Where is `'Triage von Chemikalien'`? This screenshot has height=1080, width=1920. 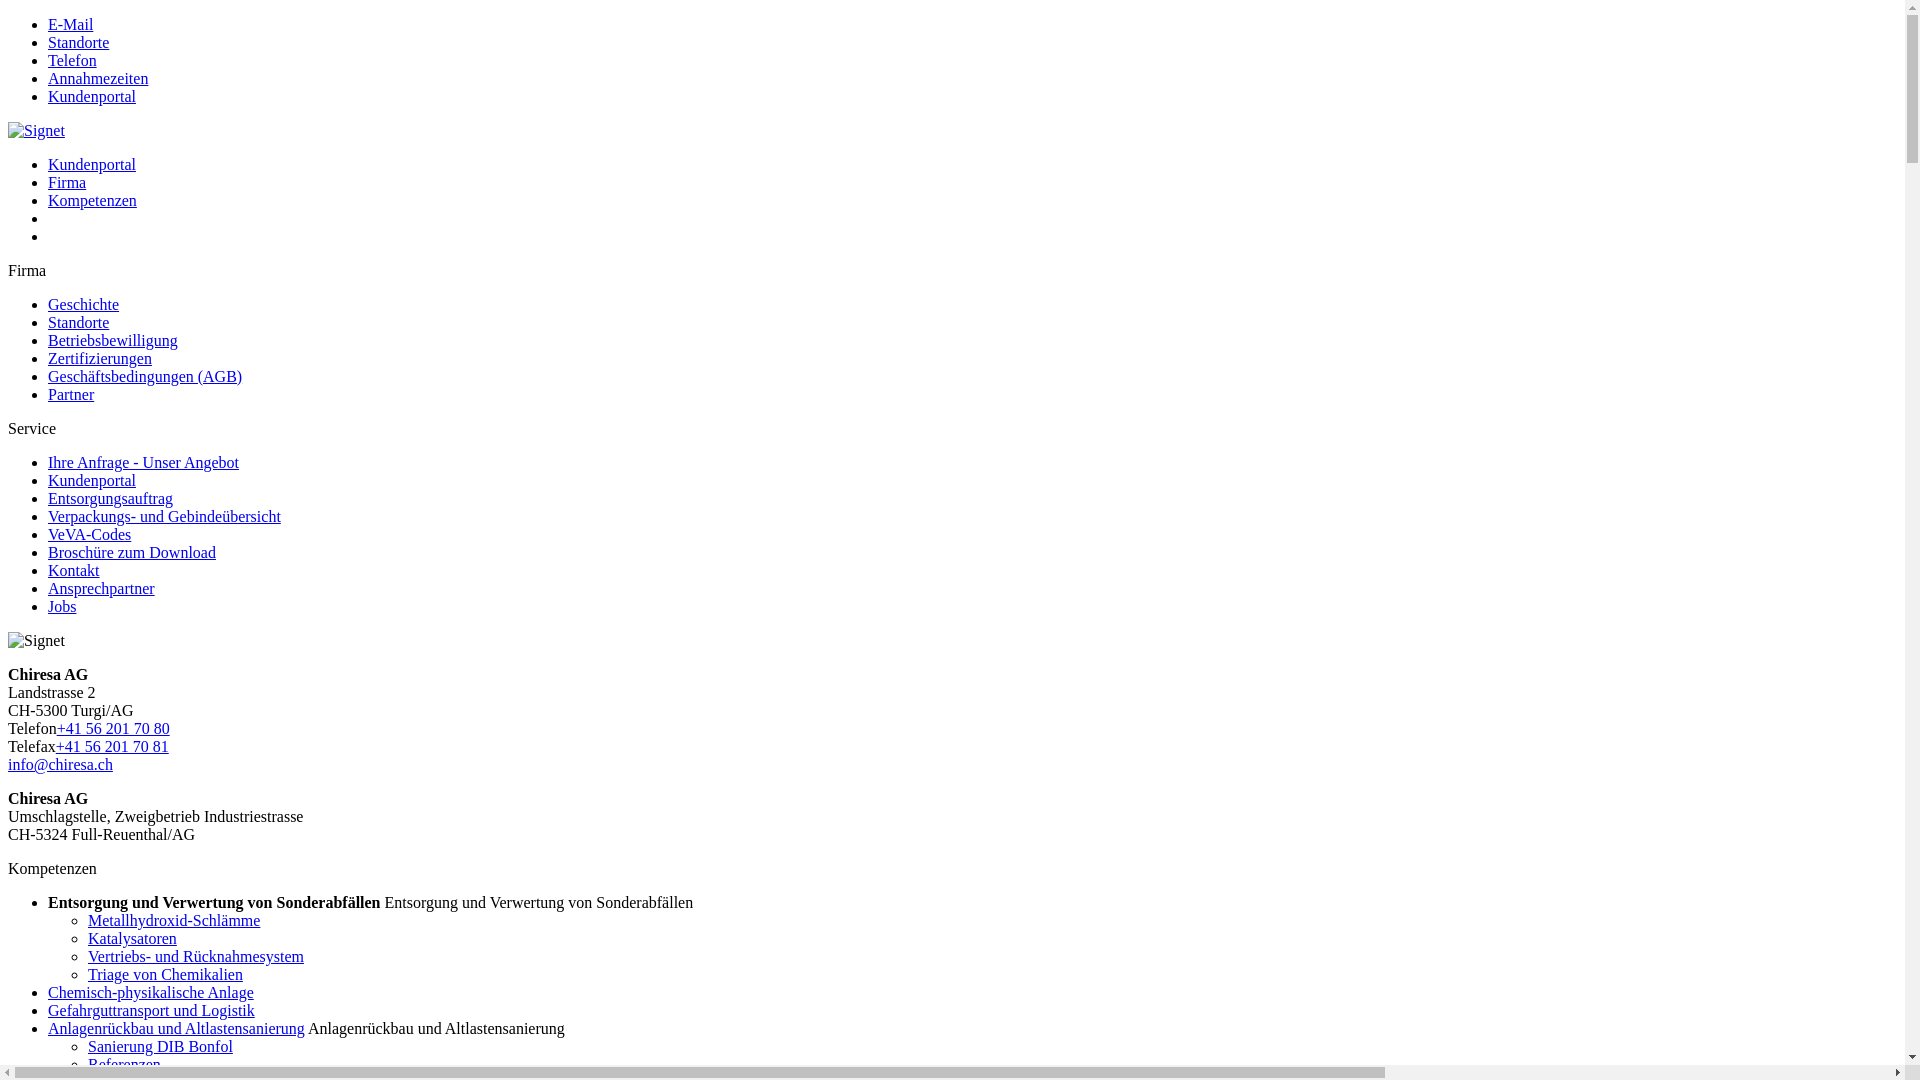
'Triage von Chemikalien' is located at coordinates (165, 973).